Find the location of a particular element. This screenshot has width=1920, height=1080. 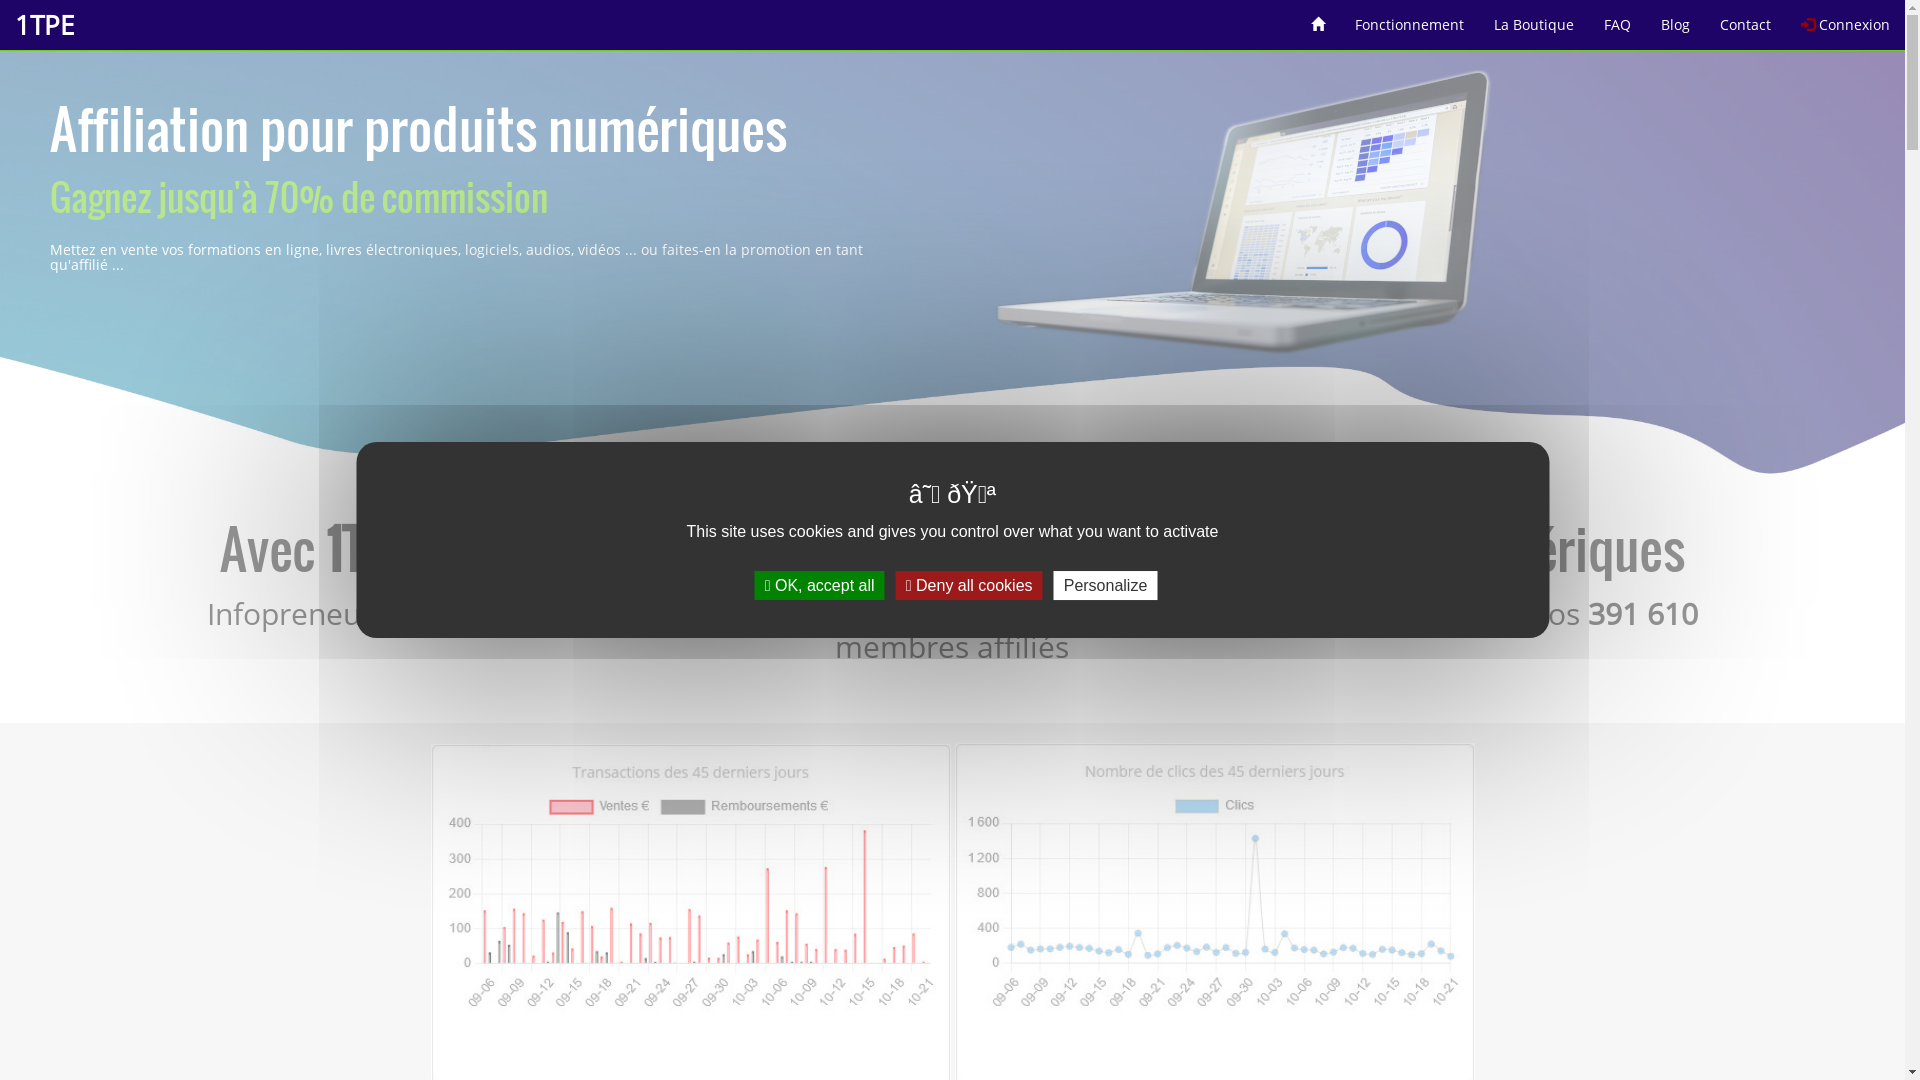

'Contact' is located at coordinates (1703, 17).